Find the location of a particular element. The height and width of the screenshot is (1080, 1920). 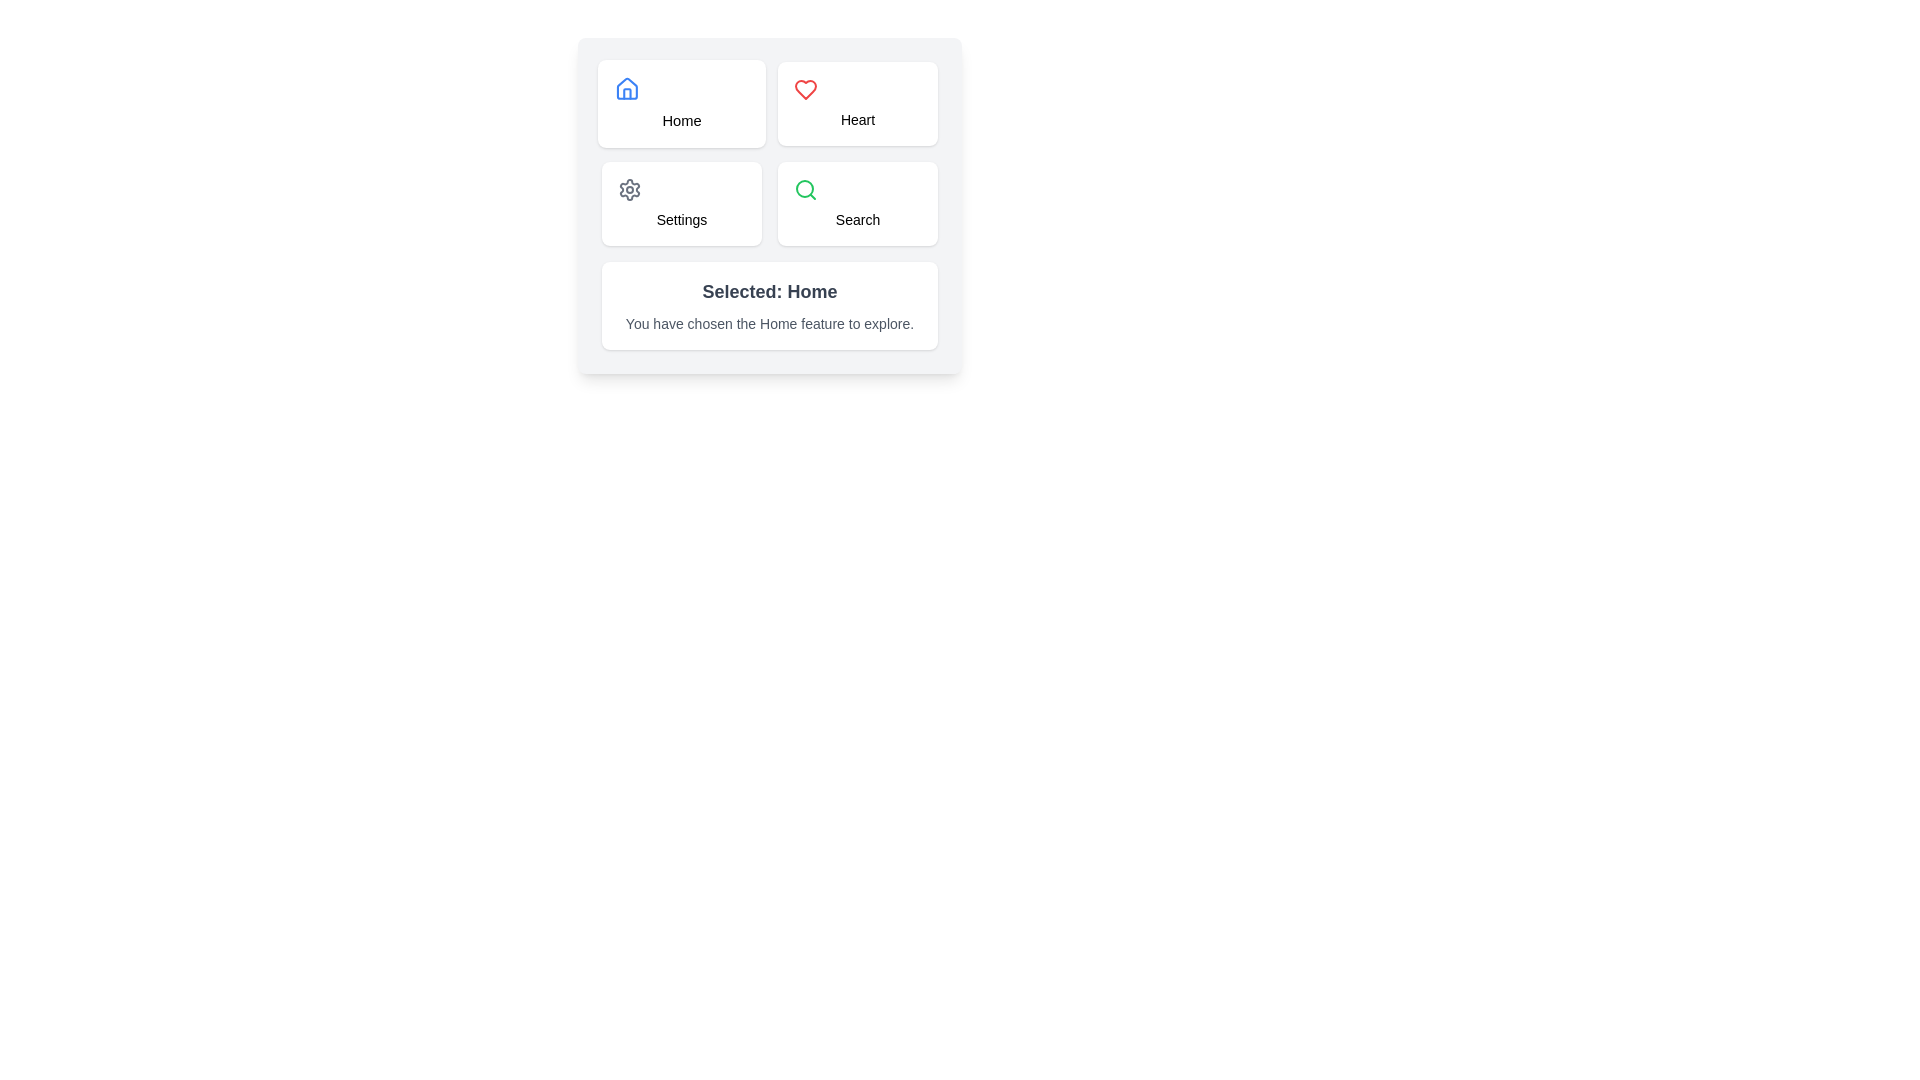

the green magnifying glass icon within the 'Search' button is located at coordinates (806, 189).